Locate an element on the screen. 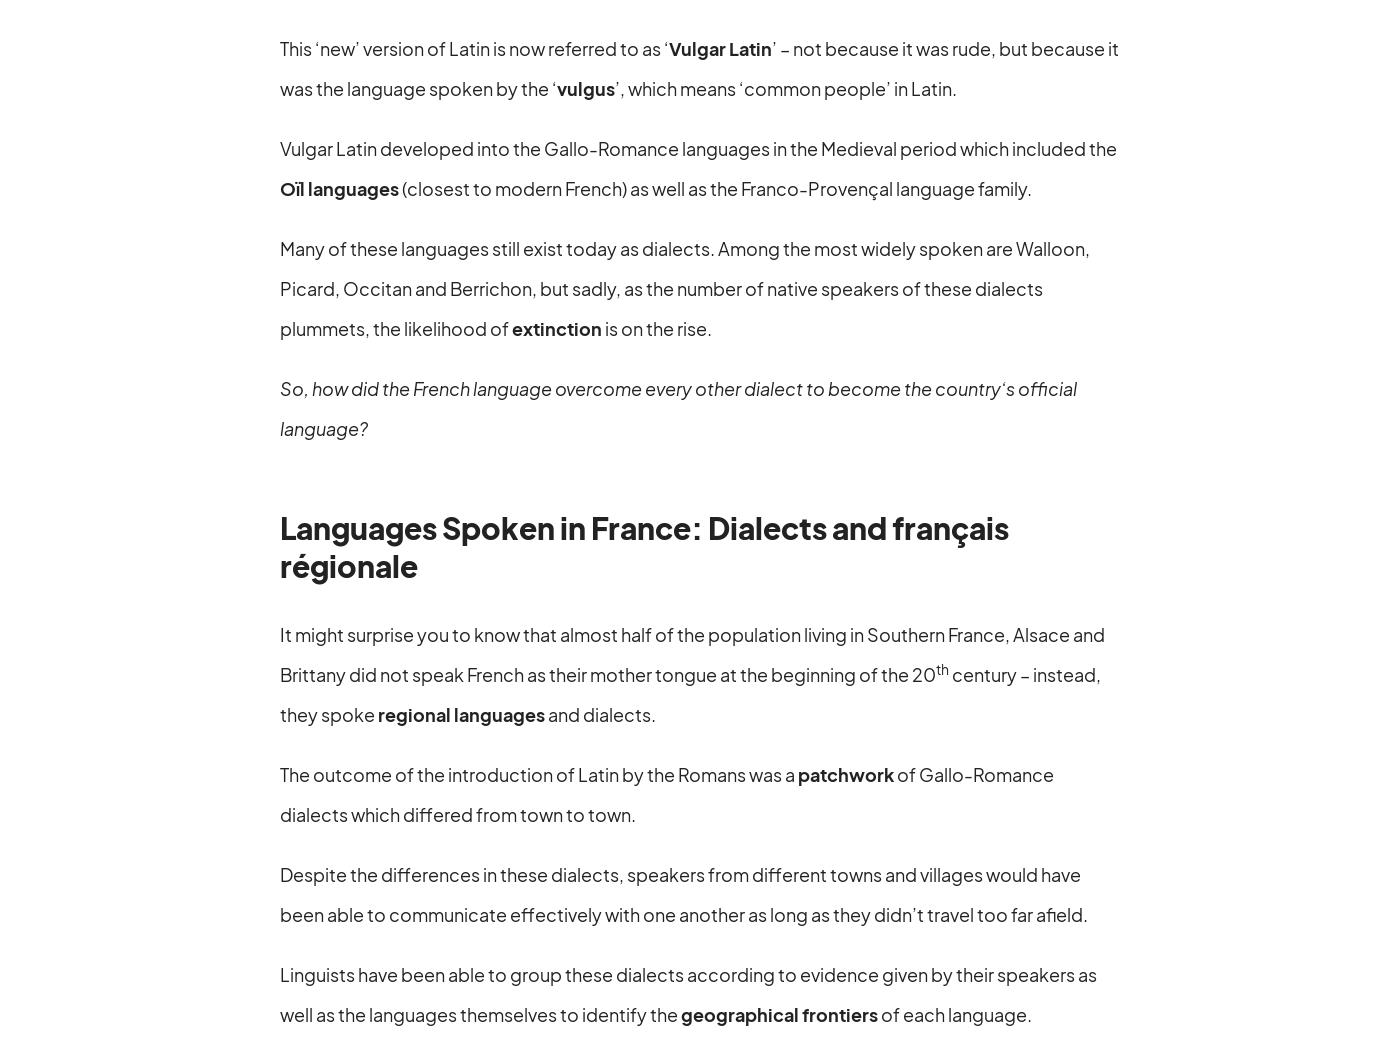 Image resolution: width=1400 pixels, height=1053 pixels. 'Languages Spoken in France: Dialects and français régionale' is located at coordinates (644, 544).